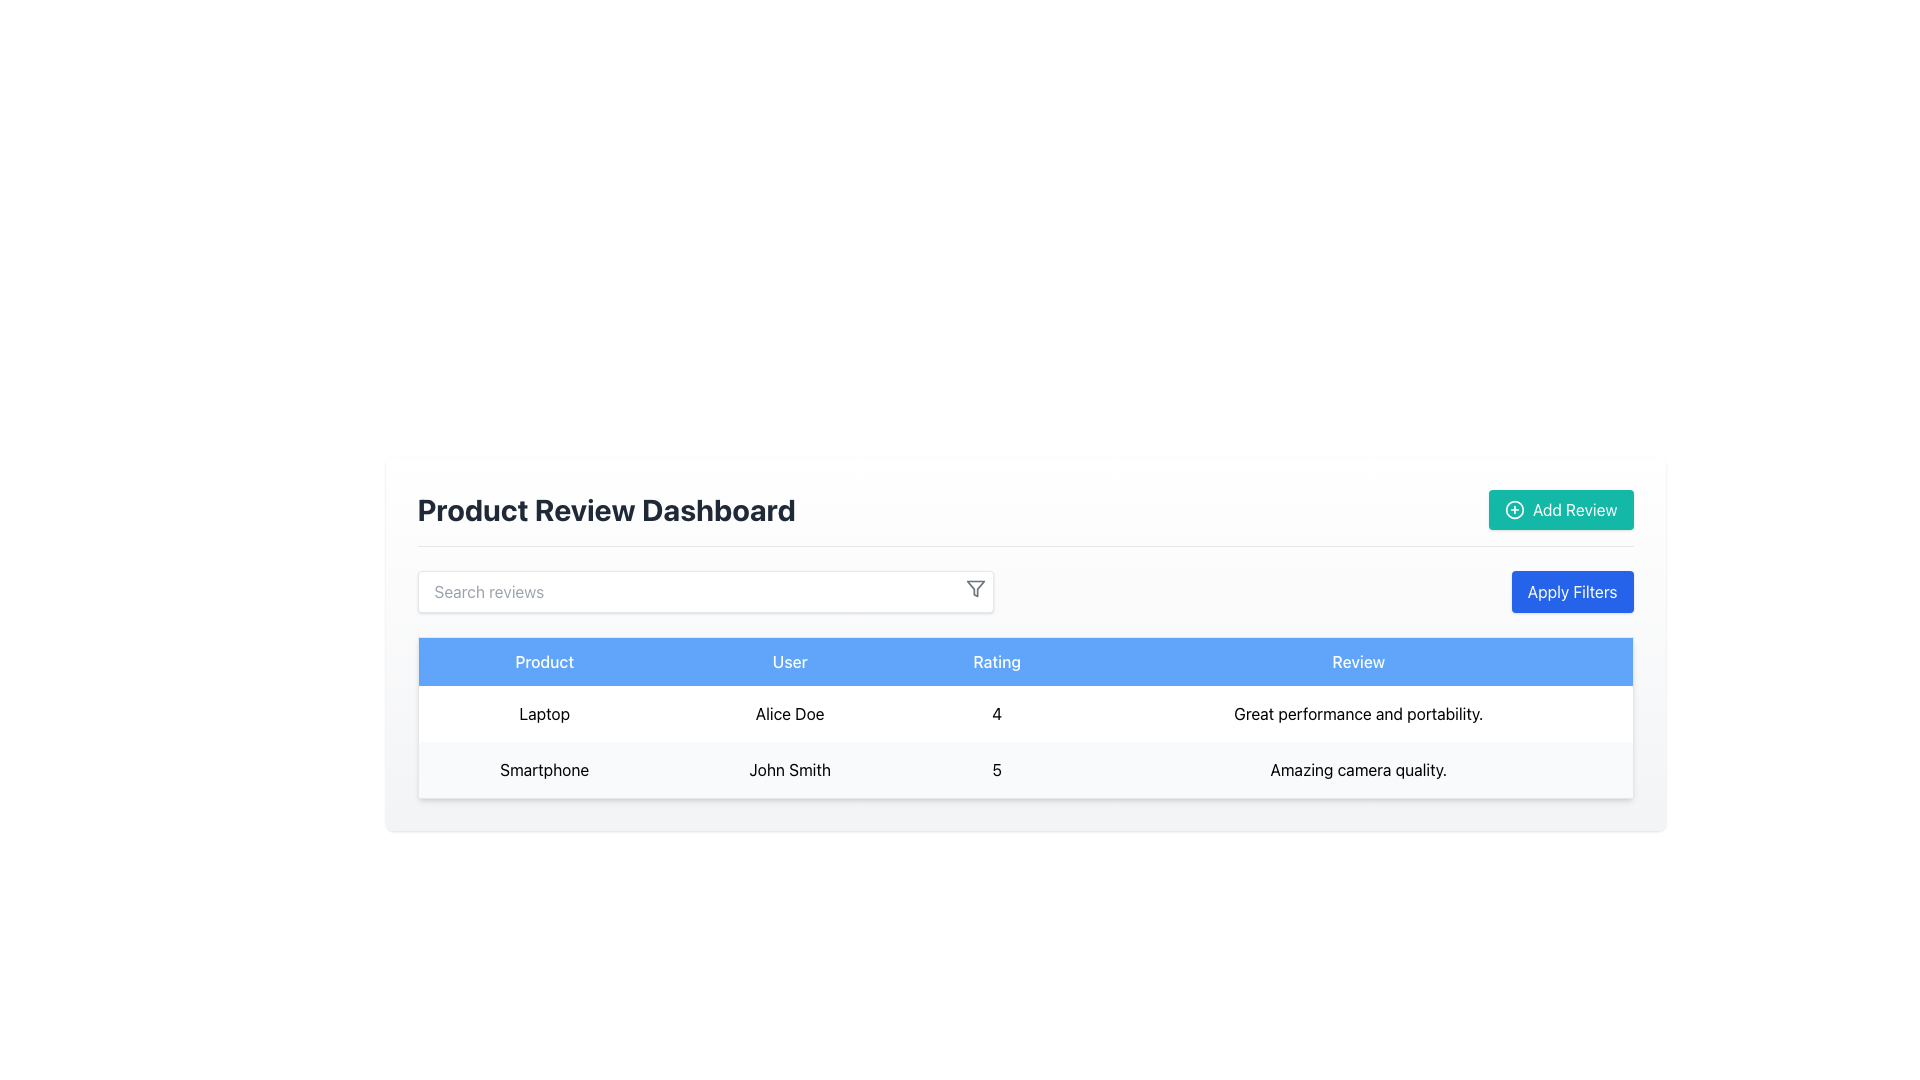  What do you see at coordinates (1359, 712) in the screenshot?
I see `the static customer review text located in the fourth column of the first row of the table, which includes 'Laptop,' 'Alice Doe,' and '4' as sibling elements` at bounding box center [1359, 712].